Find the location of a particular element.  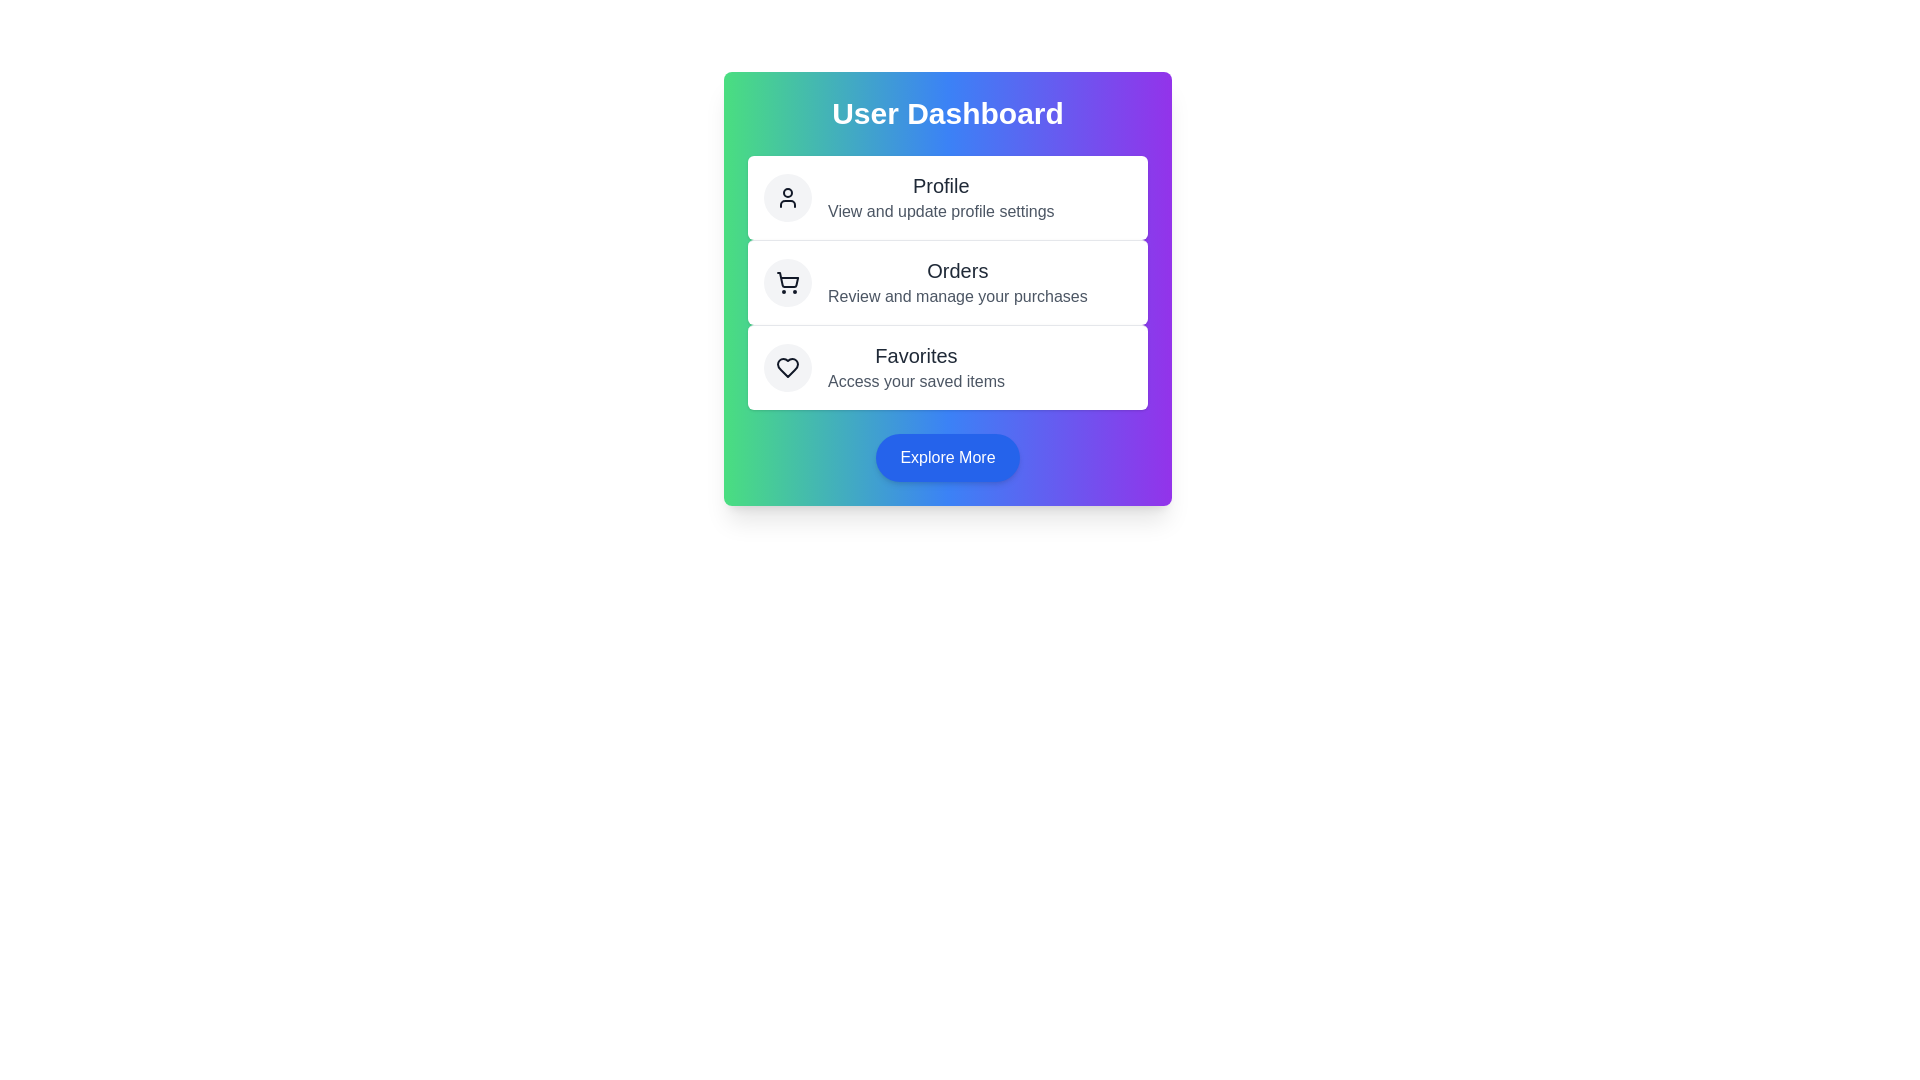

the action Orders to observe the hover effect is located at coordinates (947, 281).